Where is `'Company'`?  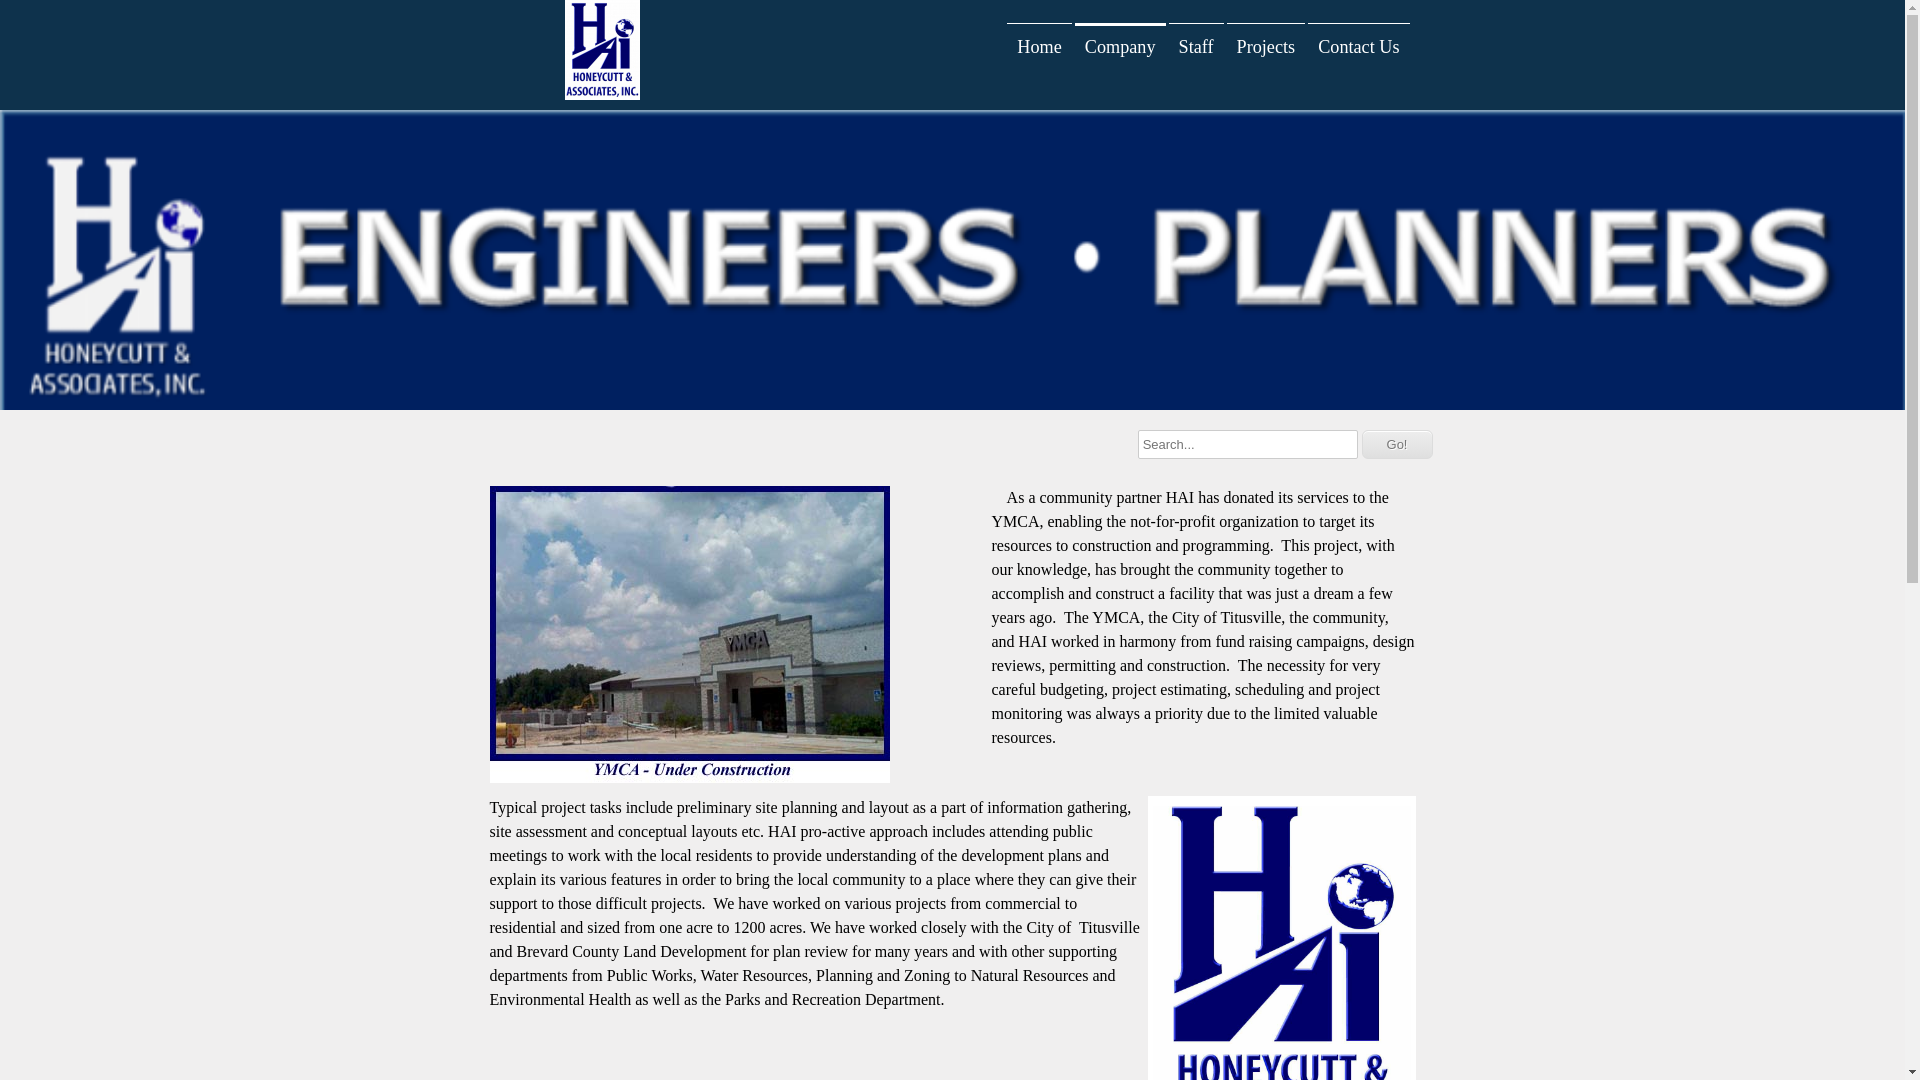
'Company' is located at coordinates (1120, 45).